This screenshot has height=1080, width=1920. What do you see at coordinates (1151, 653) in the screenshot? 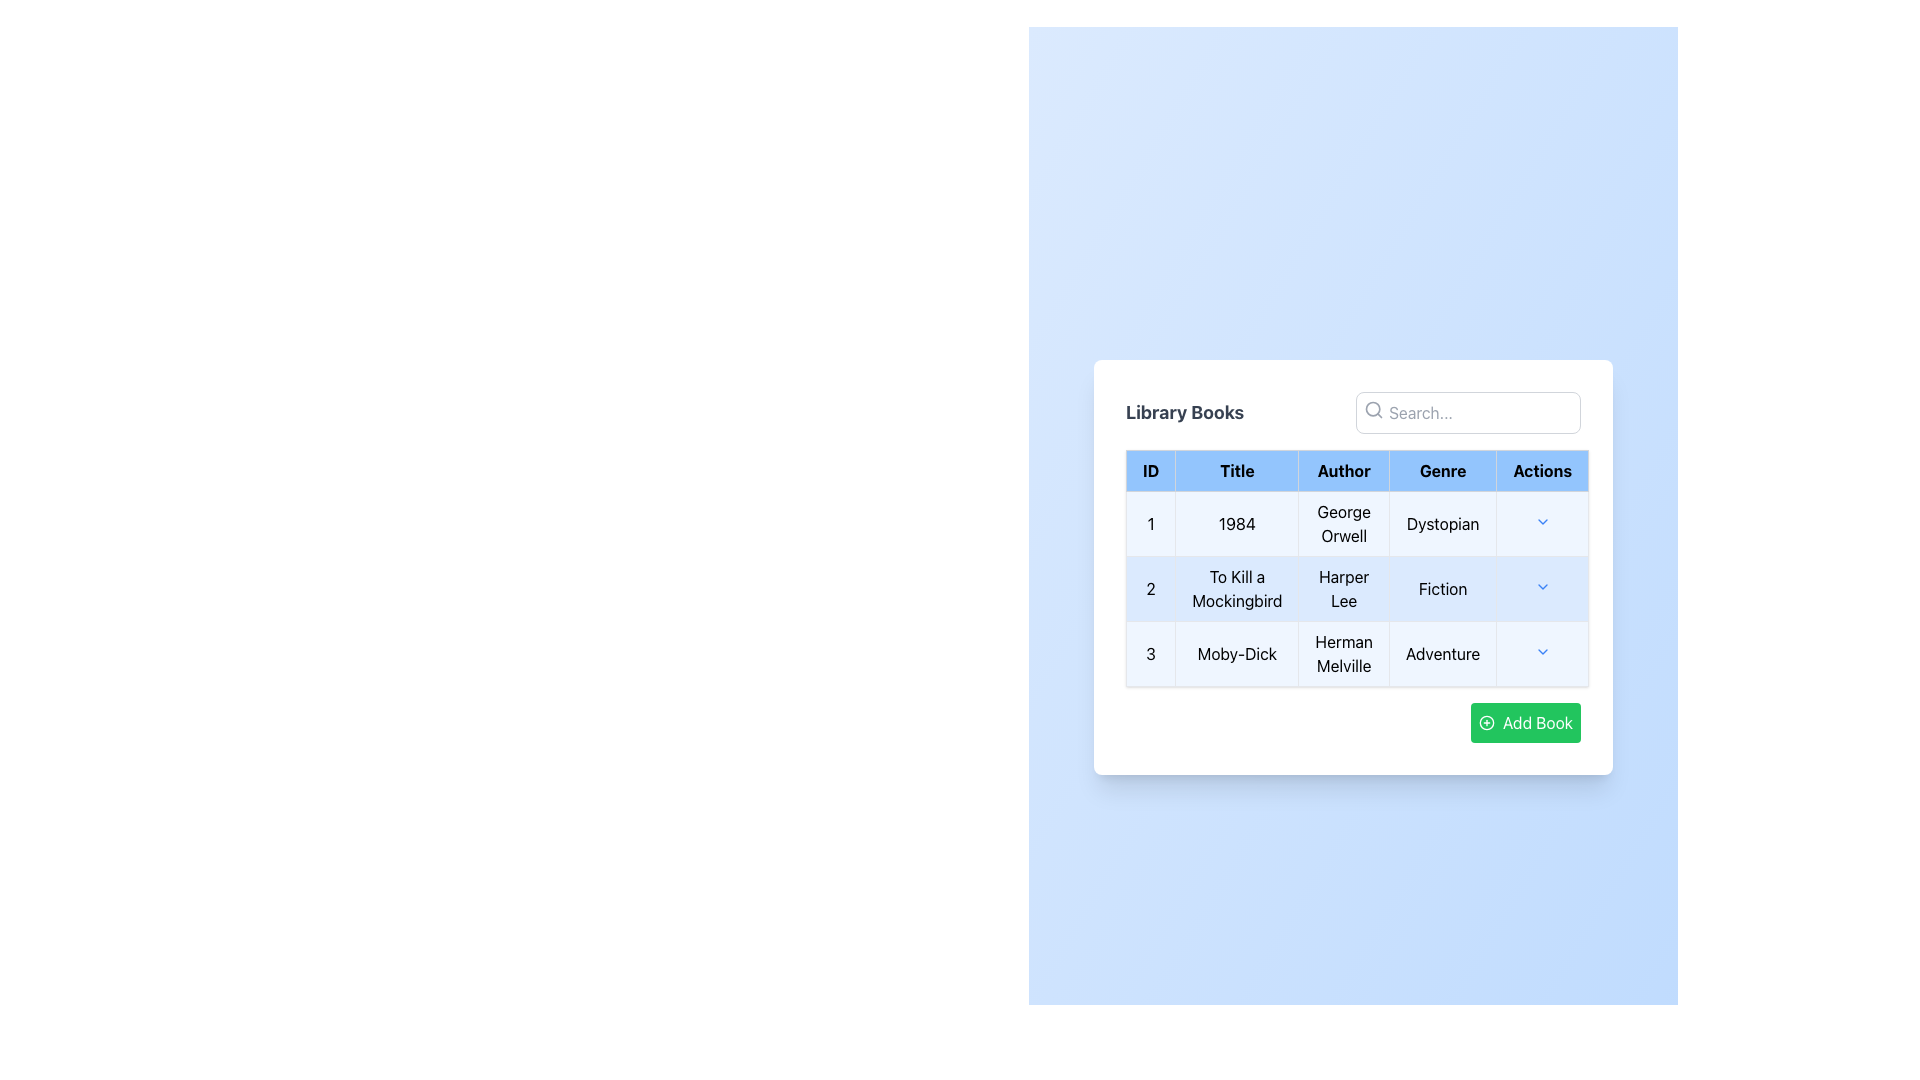
I see `the Text Display containing the number '3', which is displayed in bold within a bordered rectangular box in the first cell of the third row of the table` at bounding box center [1151, 653].